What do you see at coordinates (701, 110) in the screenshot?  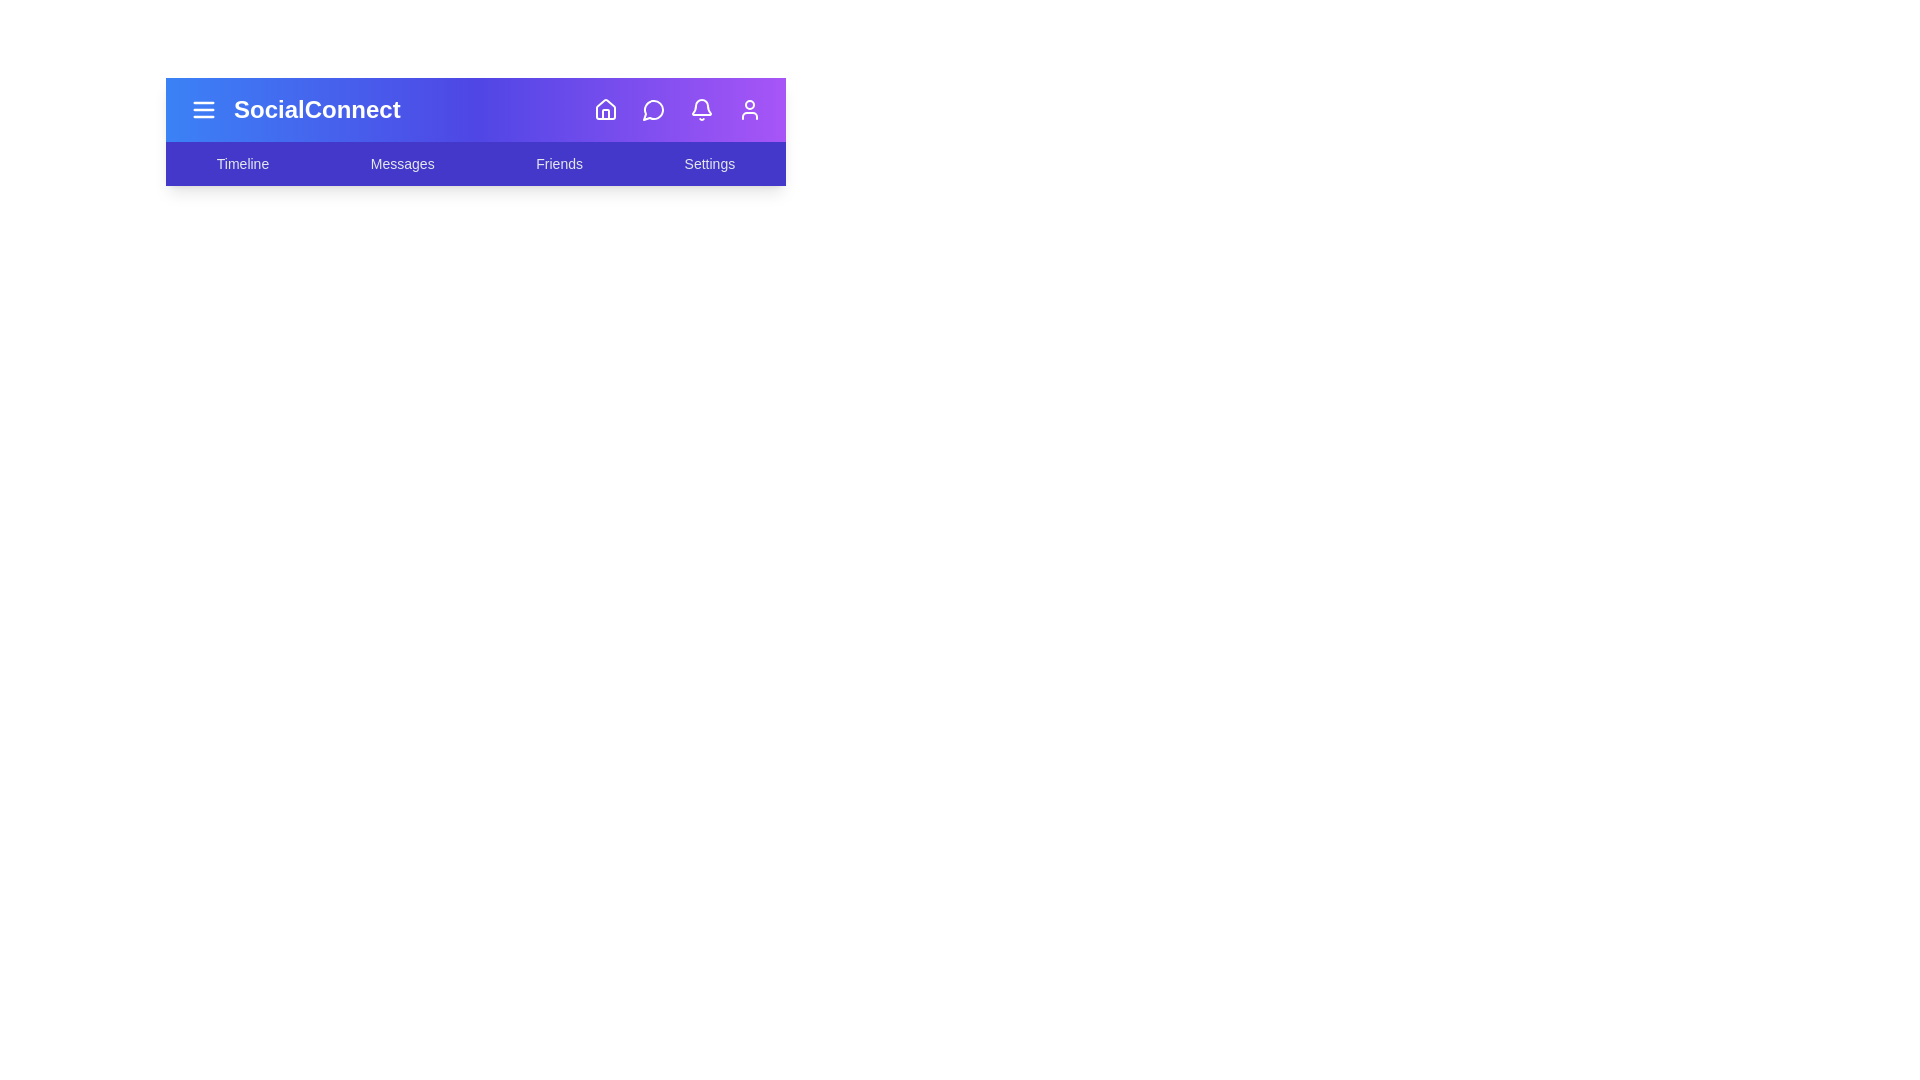 I see `the Bell Icon to observe visual effects` at bounding box center [701, 110].